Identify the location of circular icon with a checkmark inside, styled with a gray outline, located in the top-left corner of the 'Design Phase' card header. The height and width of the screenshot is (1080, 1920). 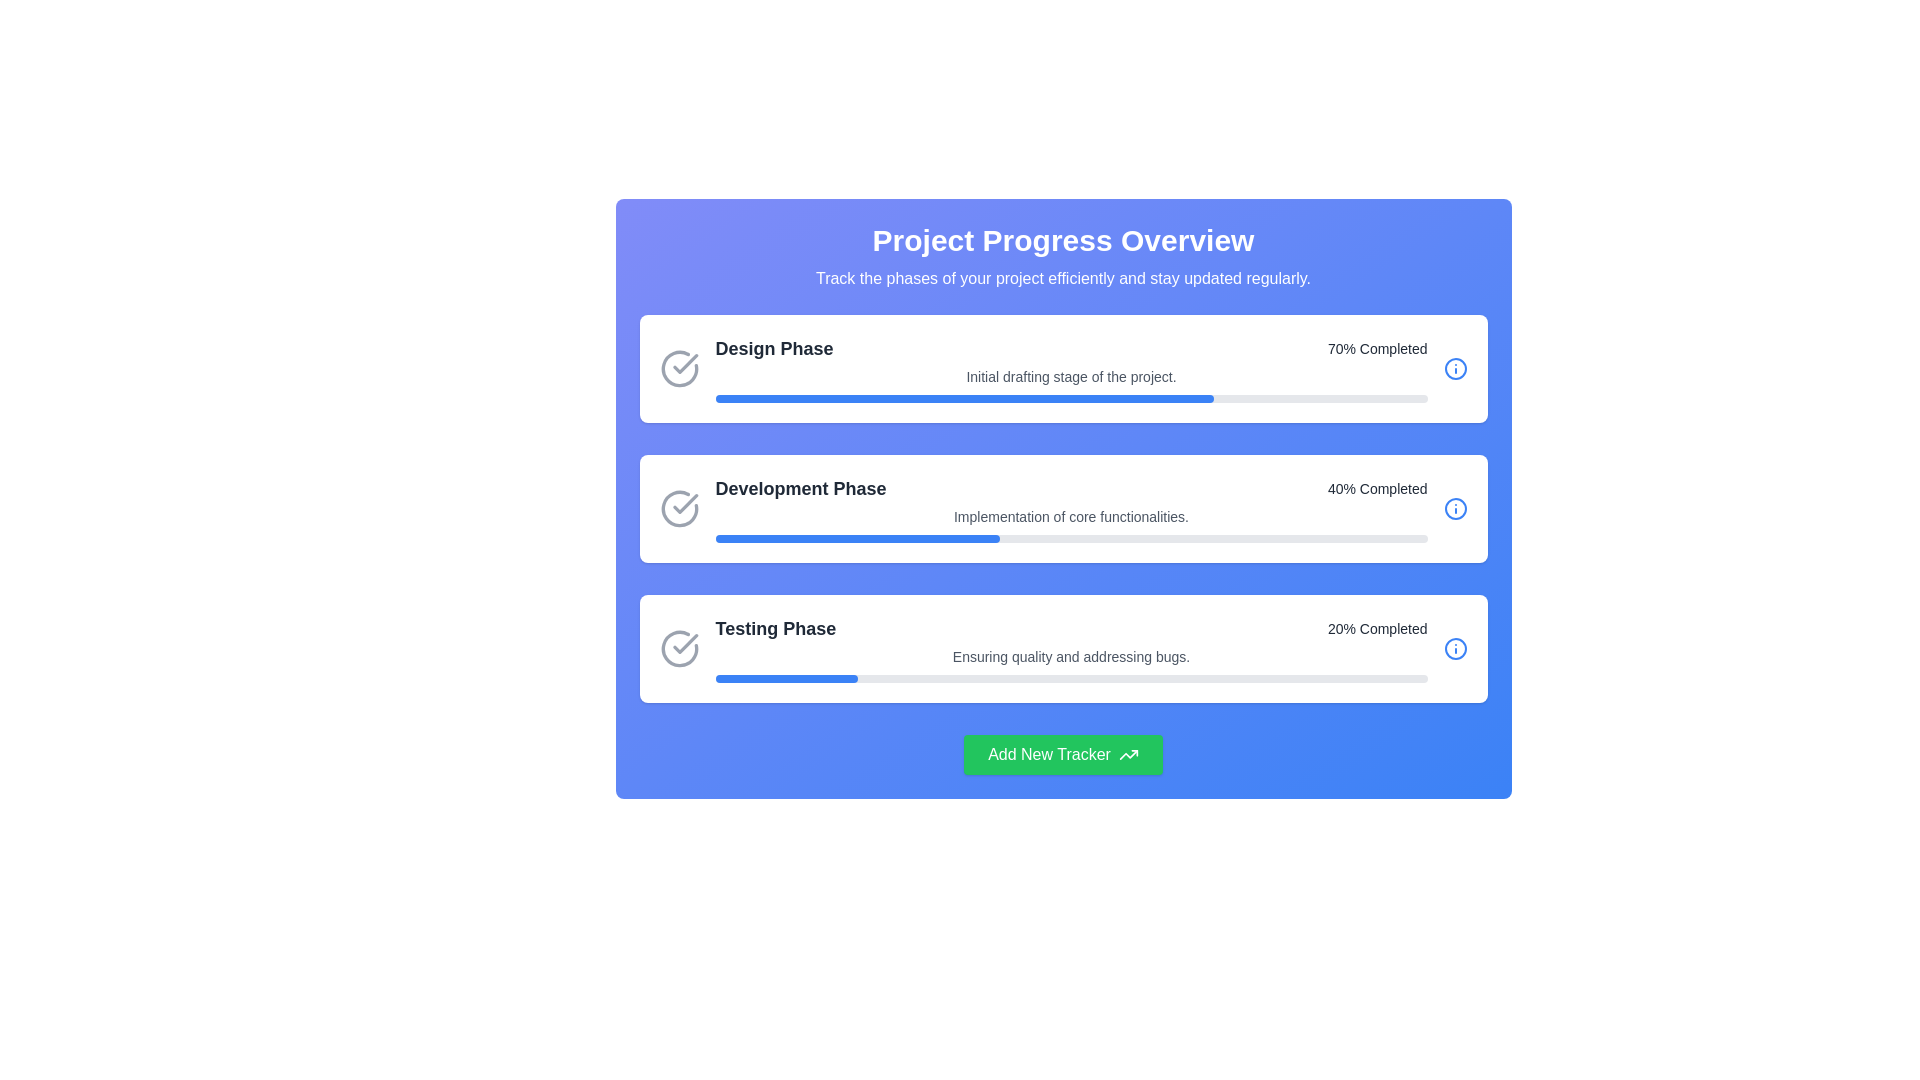
(679, 369).